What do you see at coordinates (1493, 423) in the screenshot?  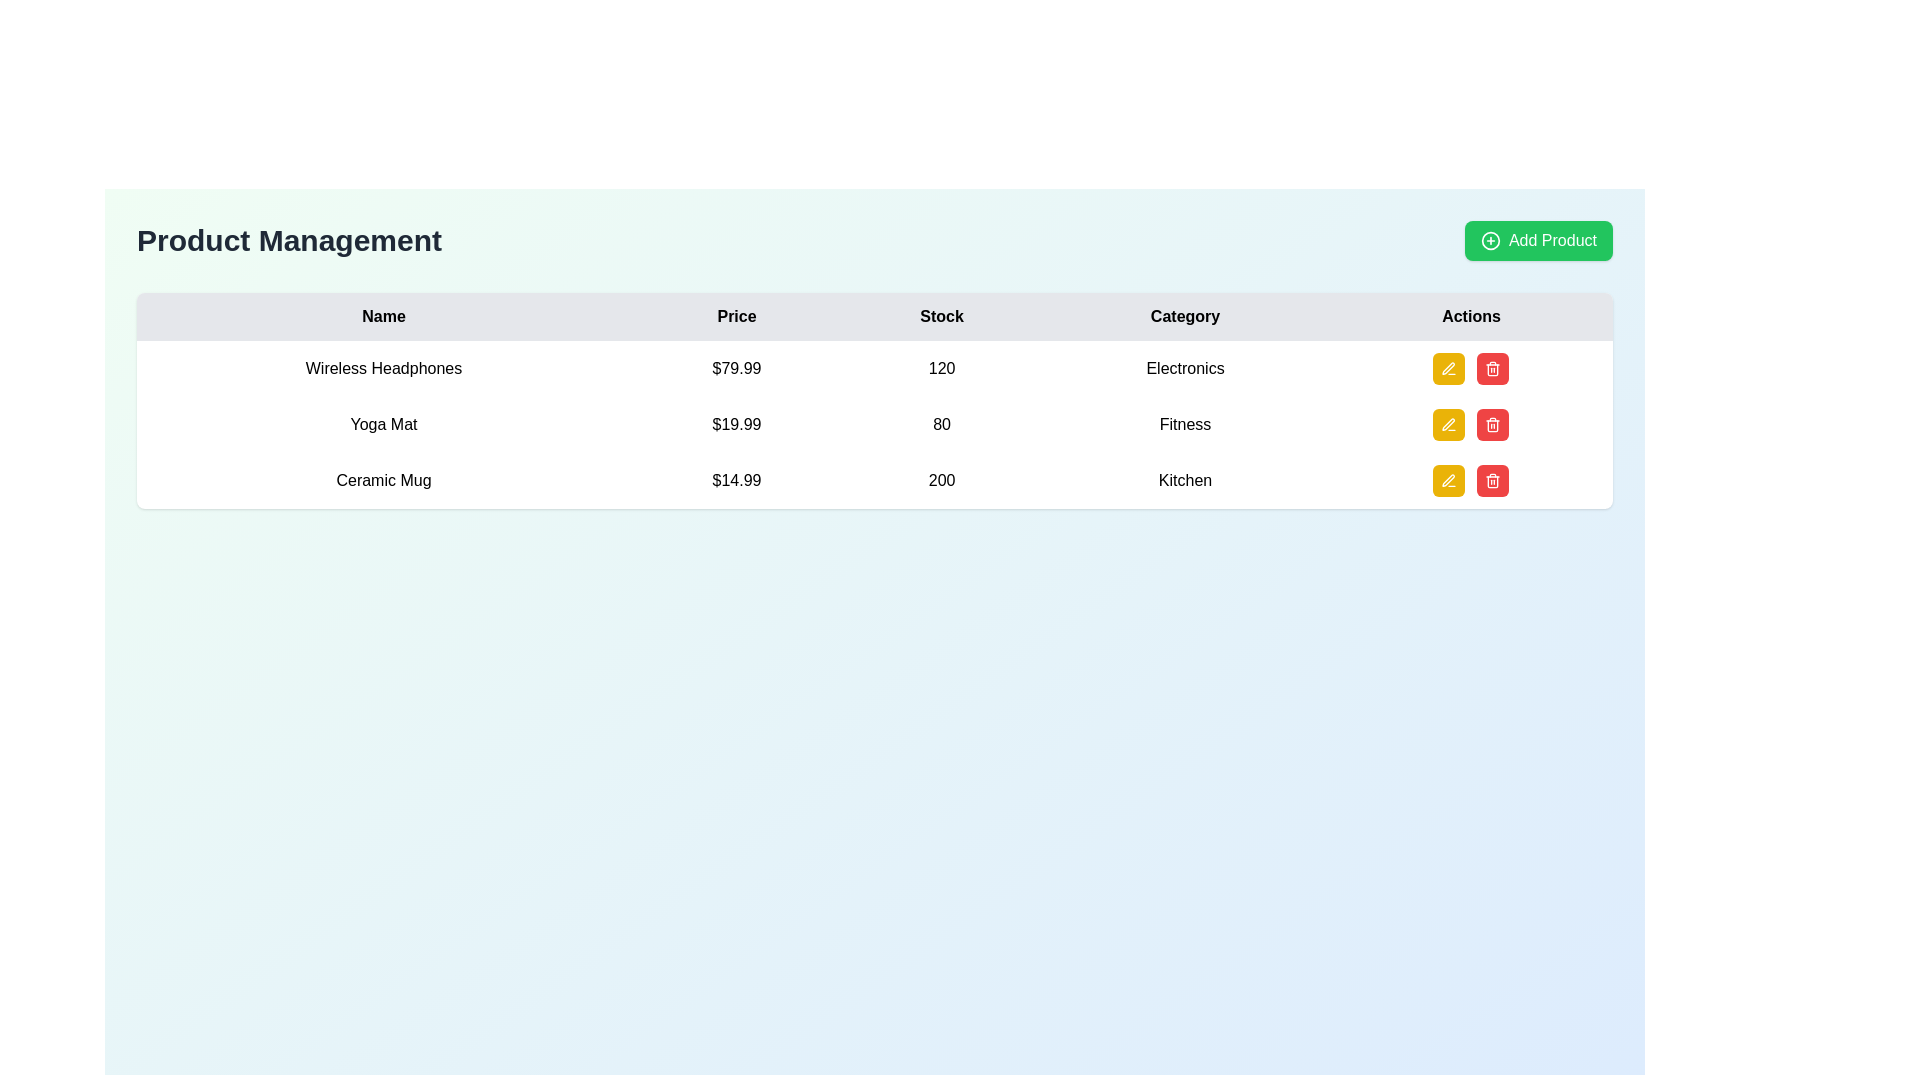 I see `the delete button for the 'Ceramic Mug' item, located in the 'Actions' column, which is the second button to the right of the yellow edit button` at bounding box center [1493, 423].